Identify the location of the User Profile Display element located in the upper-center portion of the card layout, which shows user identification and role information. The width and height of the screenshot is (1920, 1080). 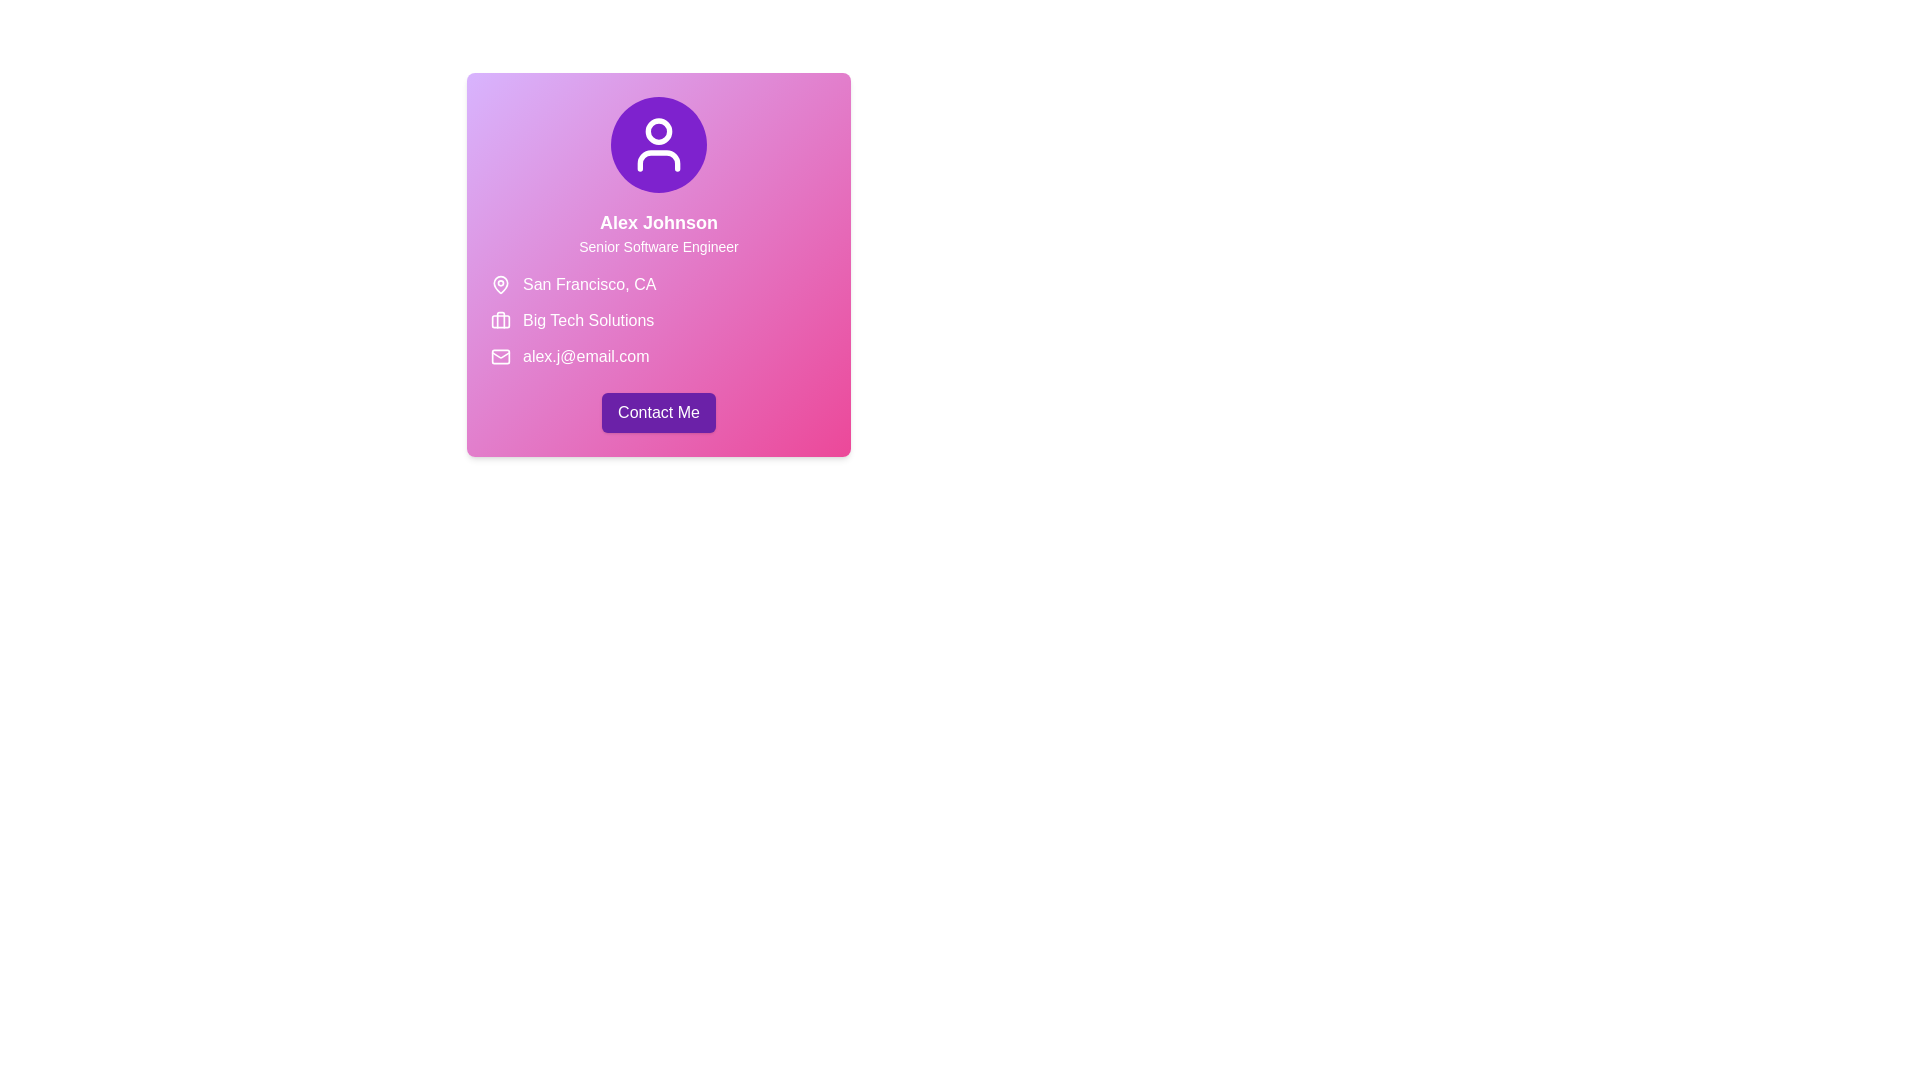
(658, 176).